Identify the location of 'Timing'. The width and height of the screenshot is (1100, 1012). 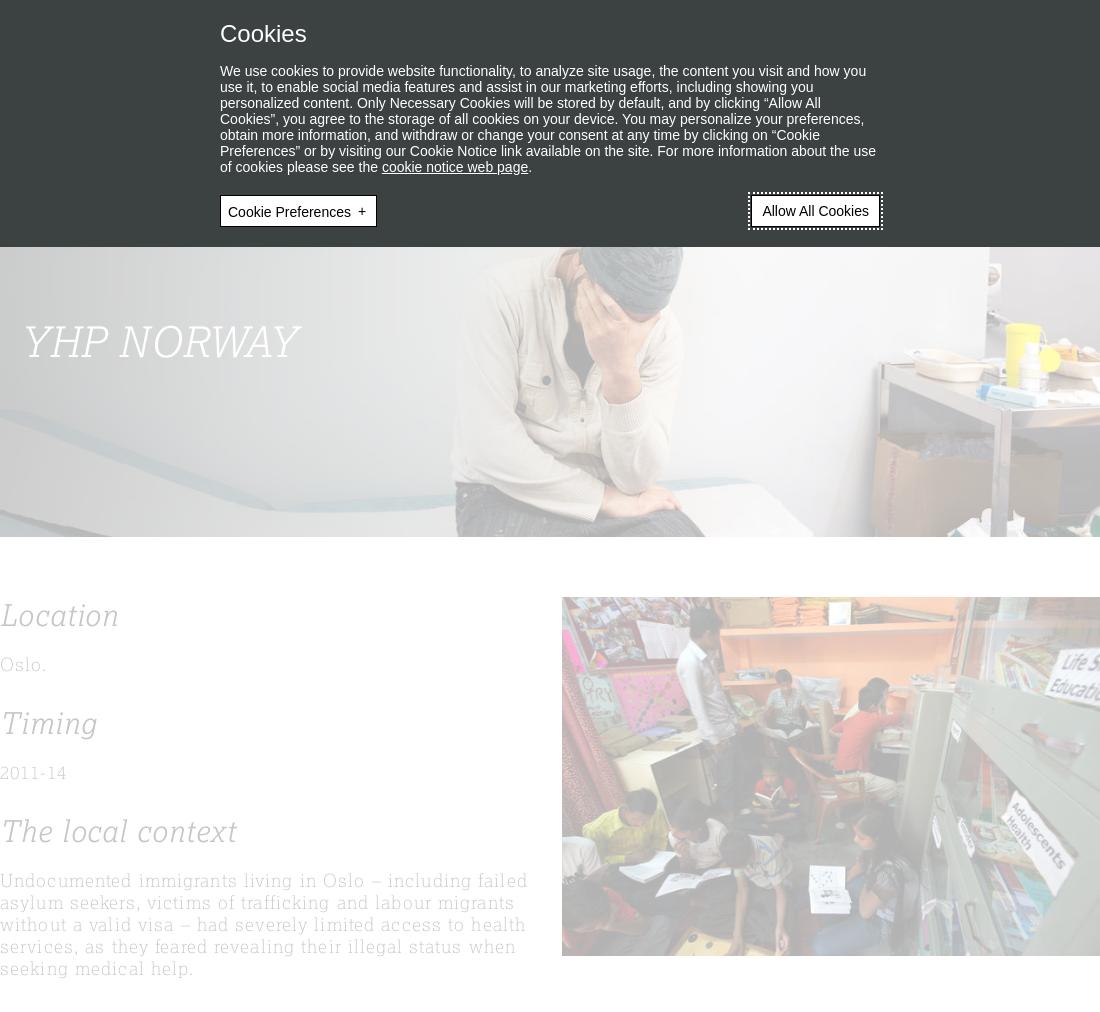
(46, 722).